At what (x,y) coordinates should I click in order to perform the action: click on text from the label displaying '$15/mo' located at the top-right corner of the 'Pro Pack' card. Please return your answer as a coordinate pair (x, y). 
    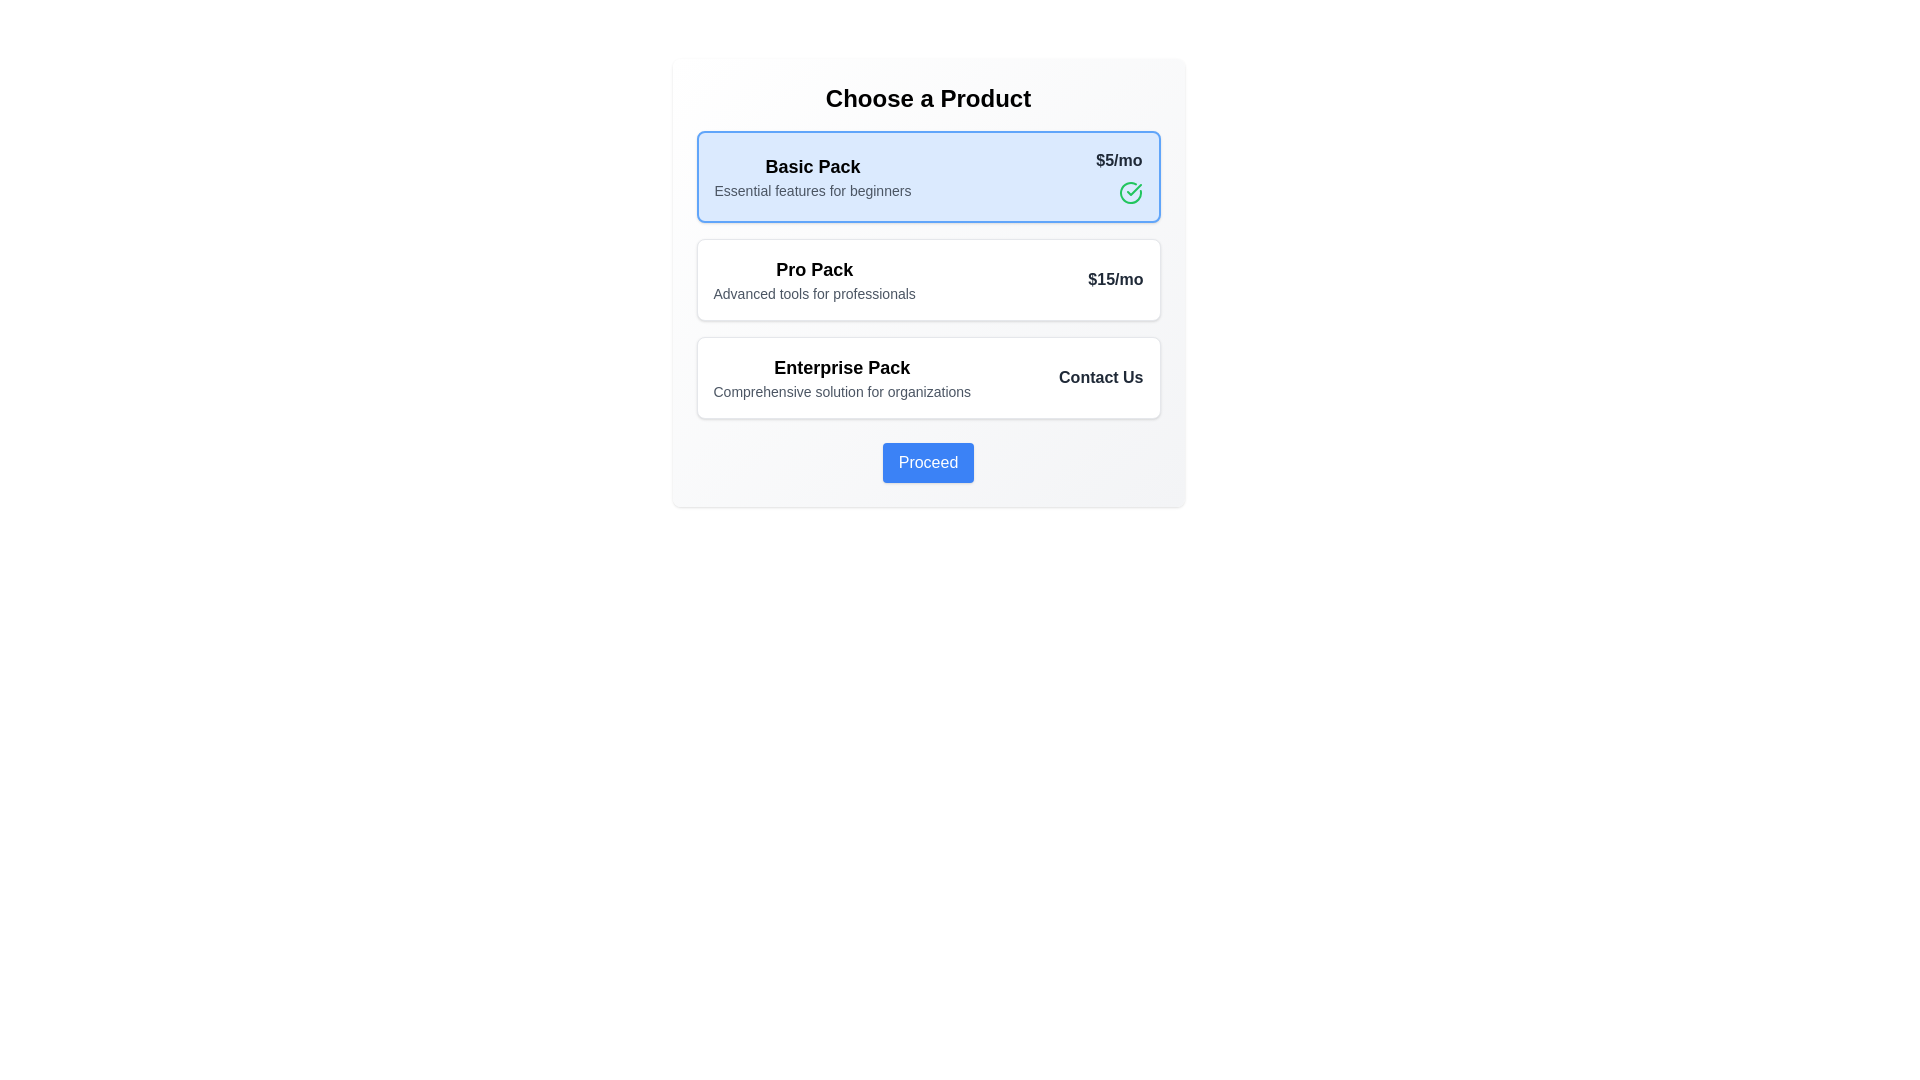
    Looking at the image, I should click on (1114, 280).